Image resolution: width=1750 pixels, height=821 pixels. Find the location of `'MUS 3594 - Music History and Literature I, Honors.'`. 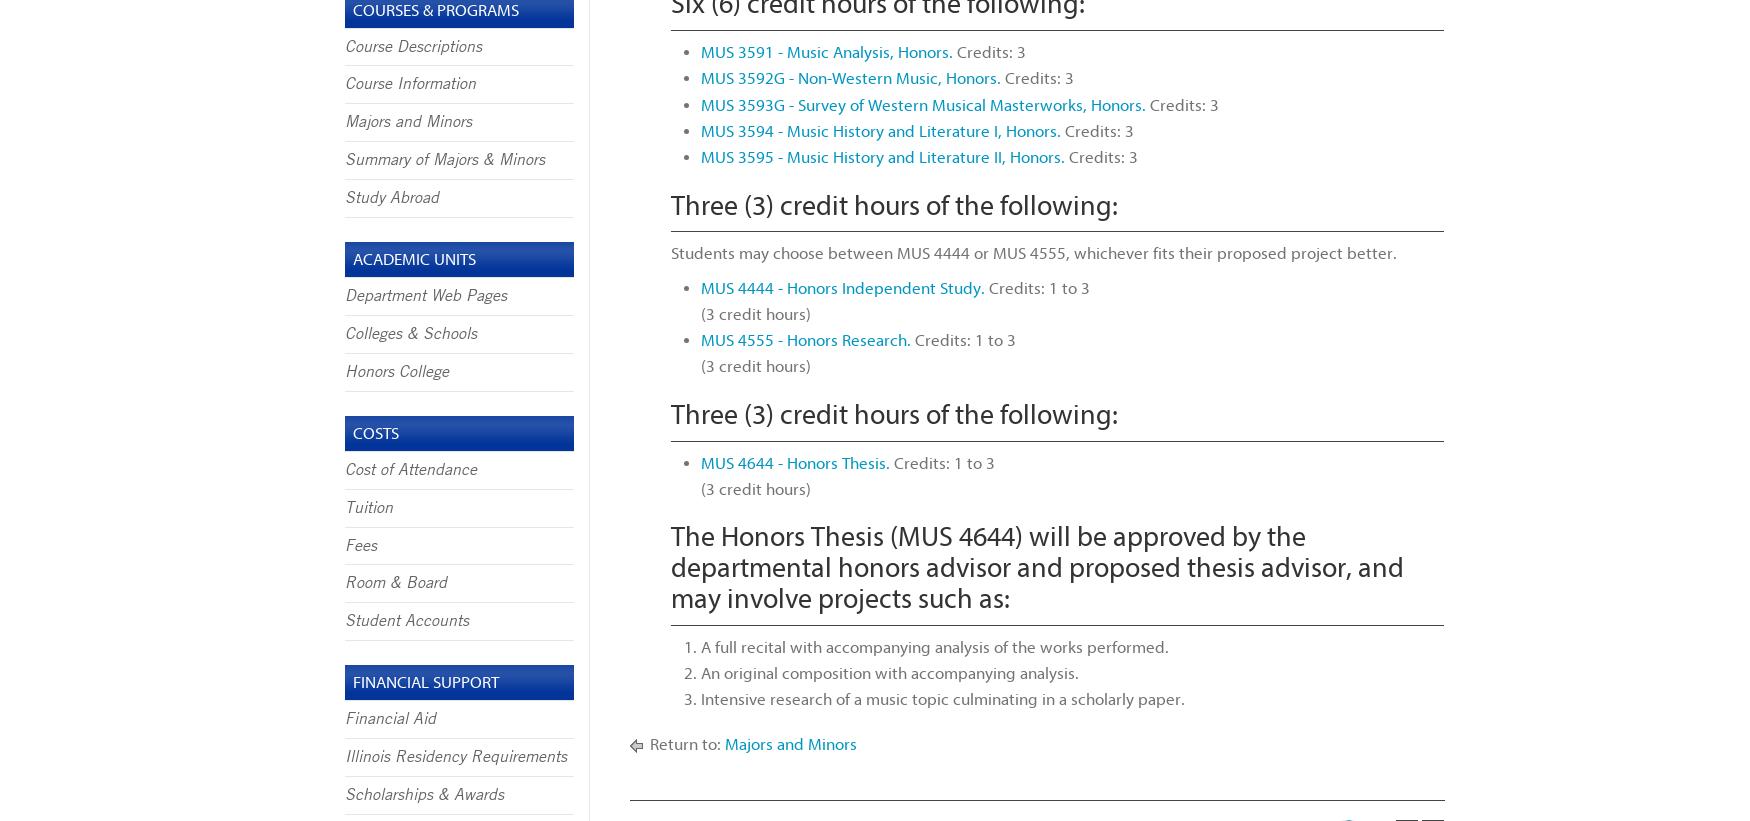

'MUS 3594 - Music History and Literature I, Honors.' is located at coordinates (879, 130).